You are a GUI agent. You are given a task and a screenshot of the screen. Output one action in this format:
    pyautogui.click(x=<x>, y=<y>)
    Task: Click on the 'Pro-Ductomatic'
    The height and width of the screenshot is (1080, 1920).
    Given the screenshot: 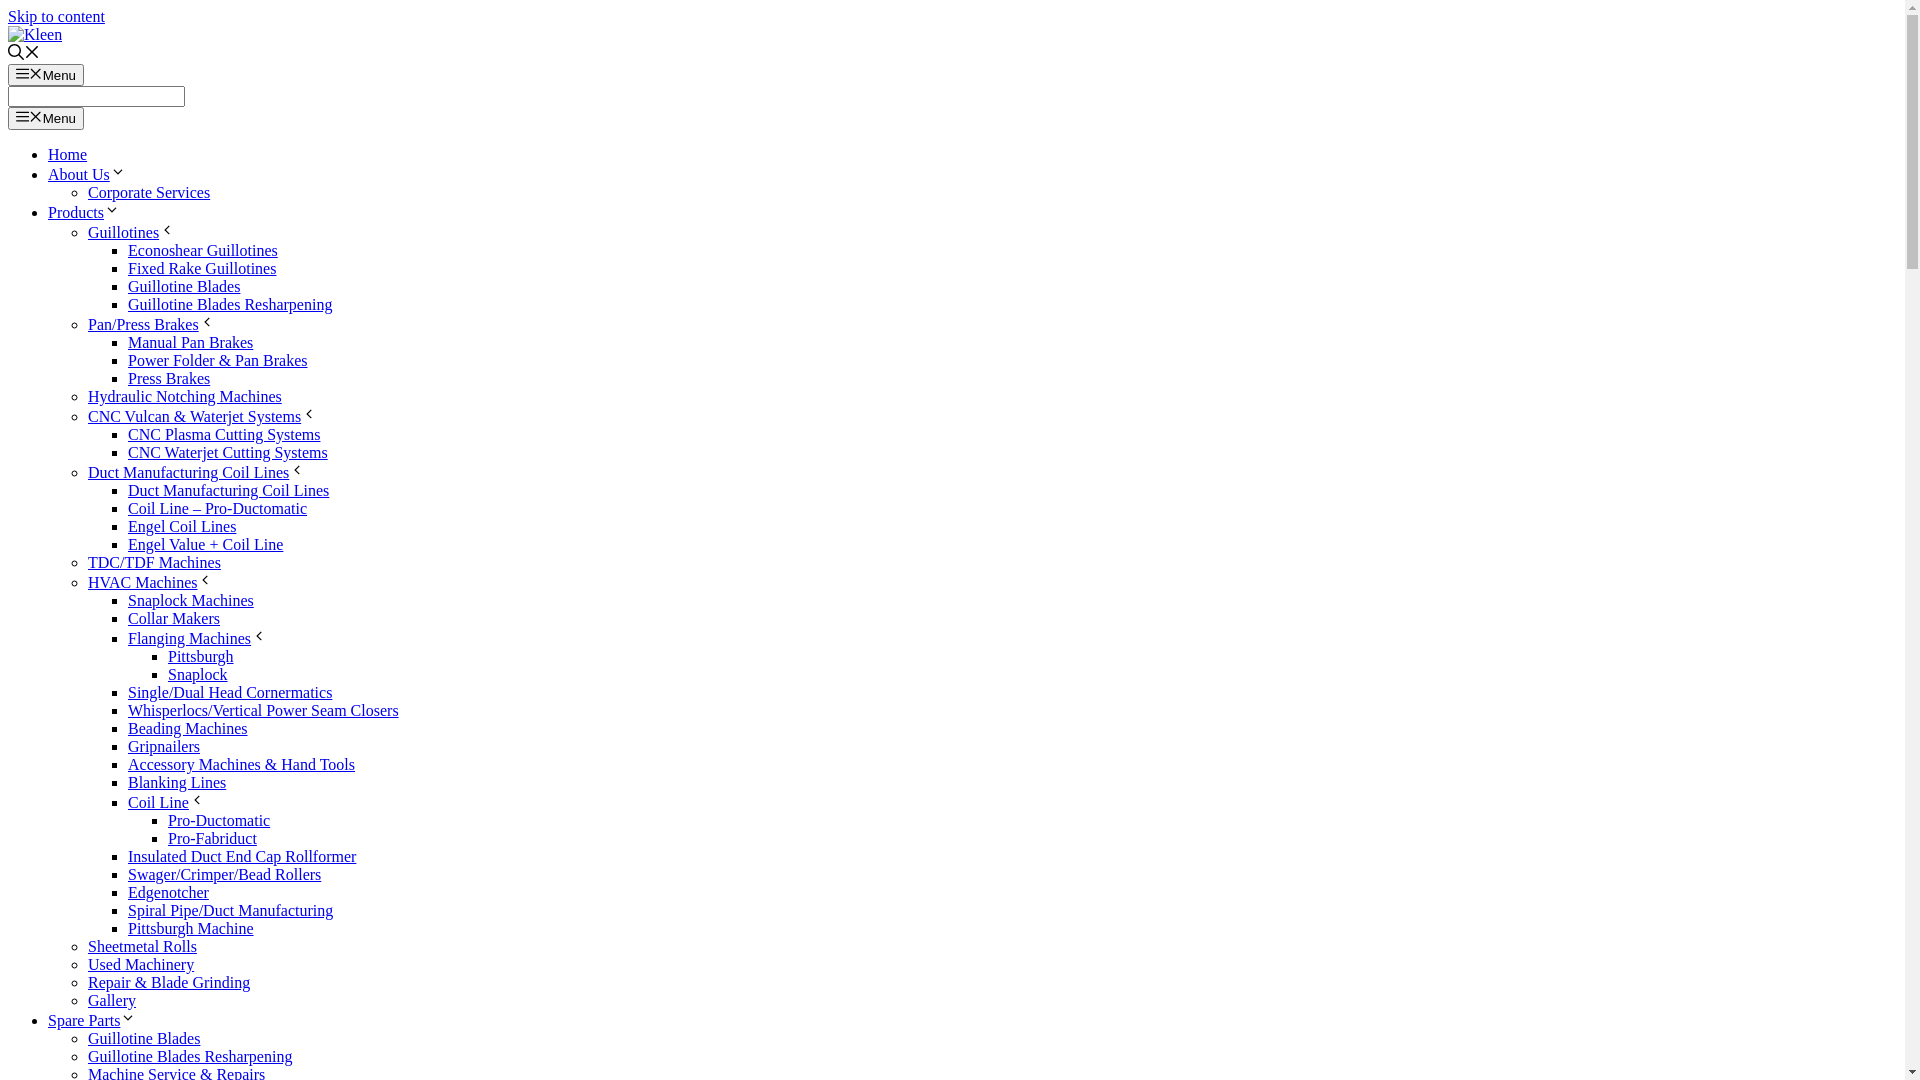 What is the action you would take?
    pyautogui.click(x=219, y=820)
    